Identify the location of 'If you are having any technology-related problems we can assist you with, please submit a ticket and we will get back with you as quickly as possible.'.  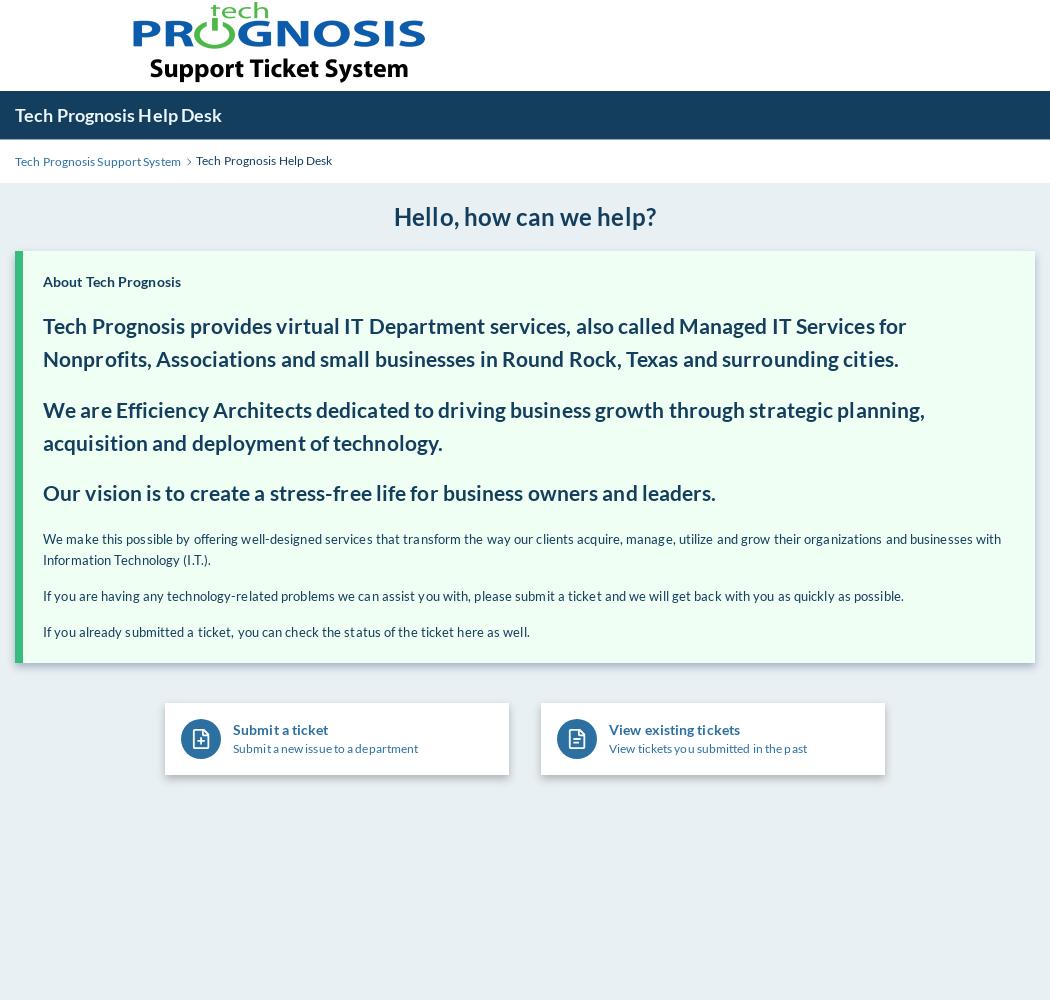
(473, 595).